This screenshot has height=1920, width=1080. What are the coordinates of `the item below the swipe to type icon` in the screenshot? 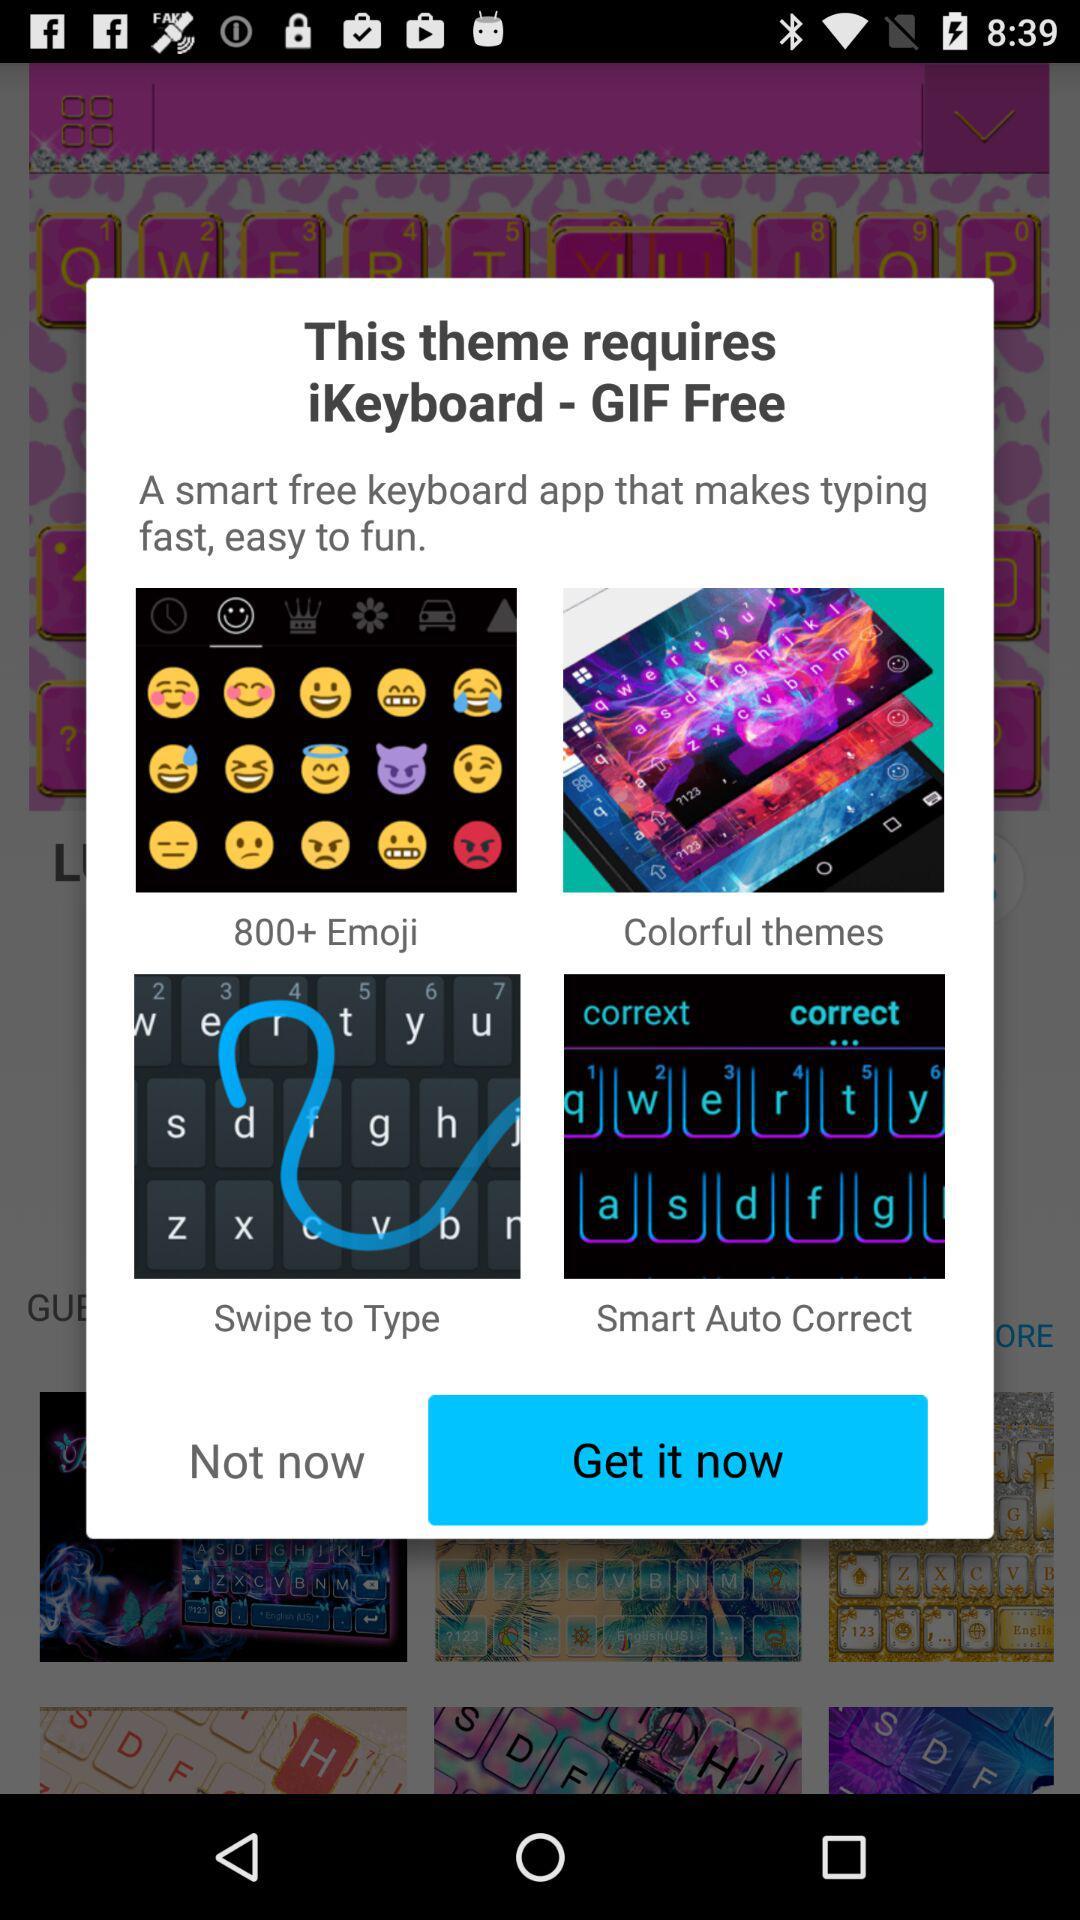 It's located at (677, 1460).